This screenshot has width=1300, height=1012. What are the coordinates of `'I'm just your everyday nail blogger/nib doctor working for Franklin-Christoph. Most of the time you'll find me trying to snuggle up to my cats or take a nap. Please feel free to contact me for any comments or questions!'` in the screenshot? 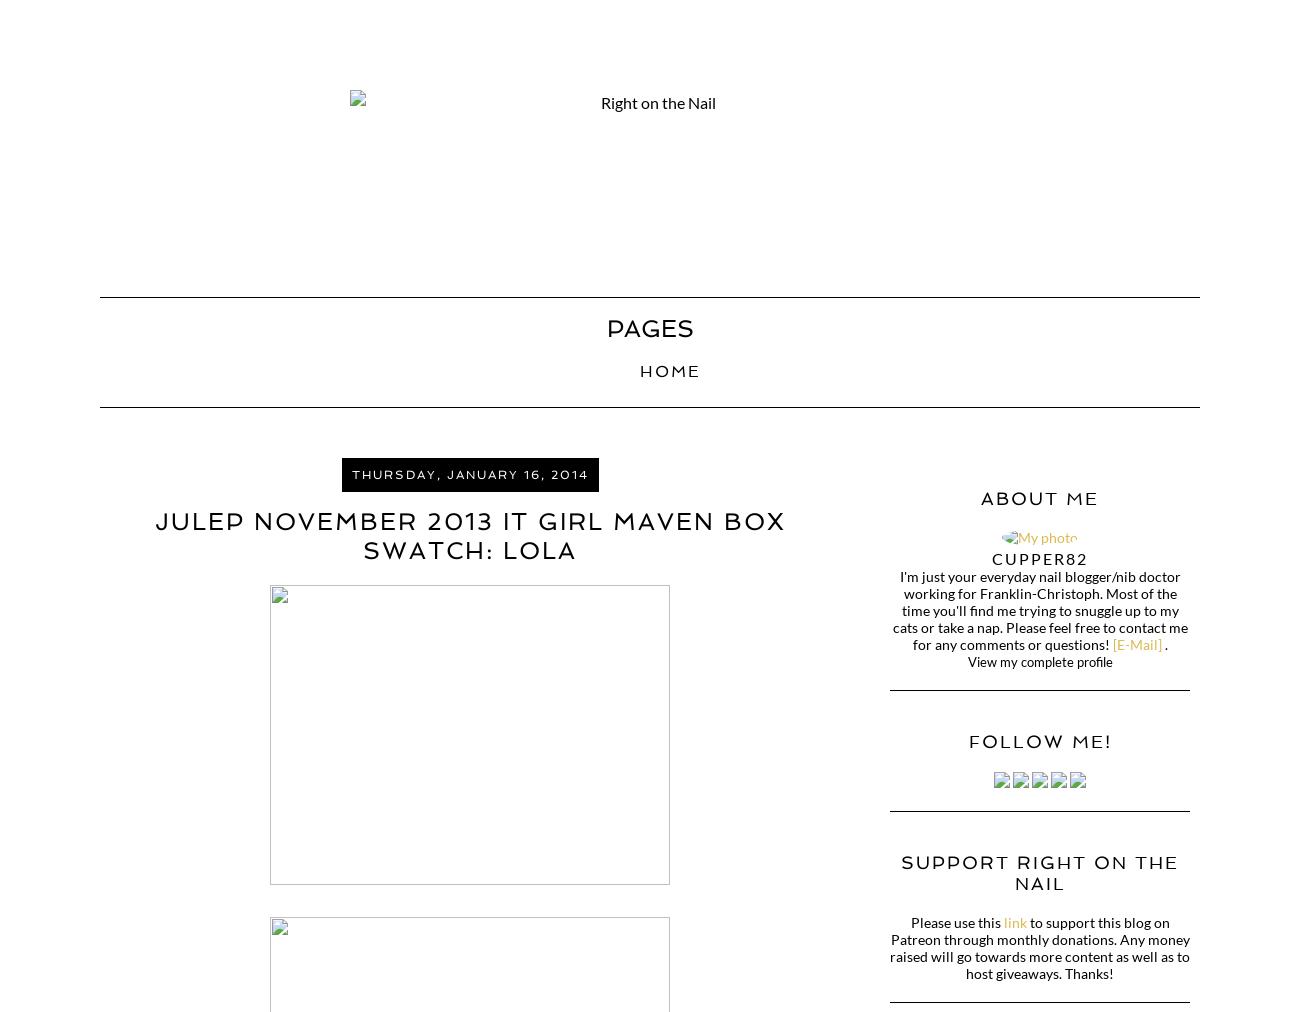 It's located at (1039, 609).